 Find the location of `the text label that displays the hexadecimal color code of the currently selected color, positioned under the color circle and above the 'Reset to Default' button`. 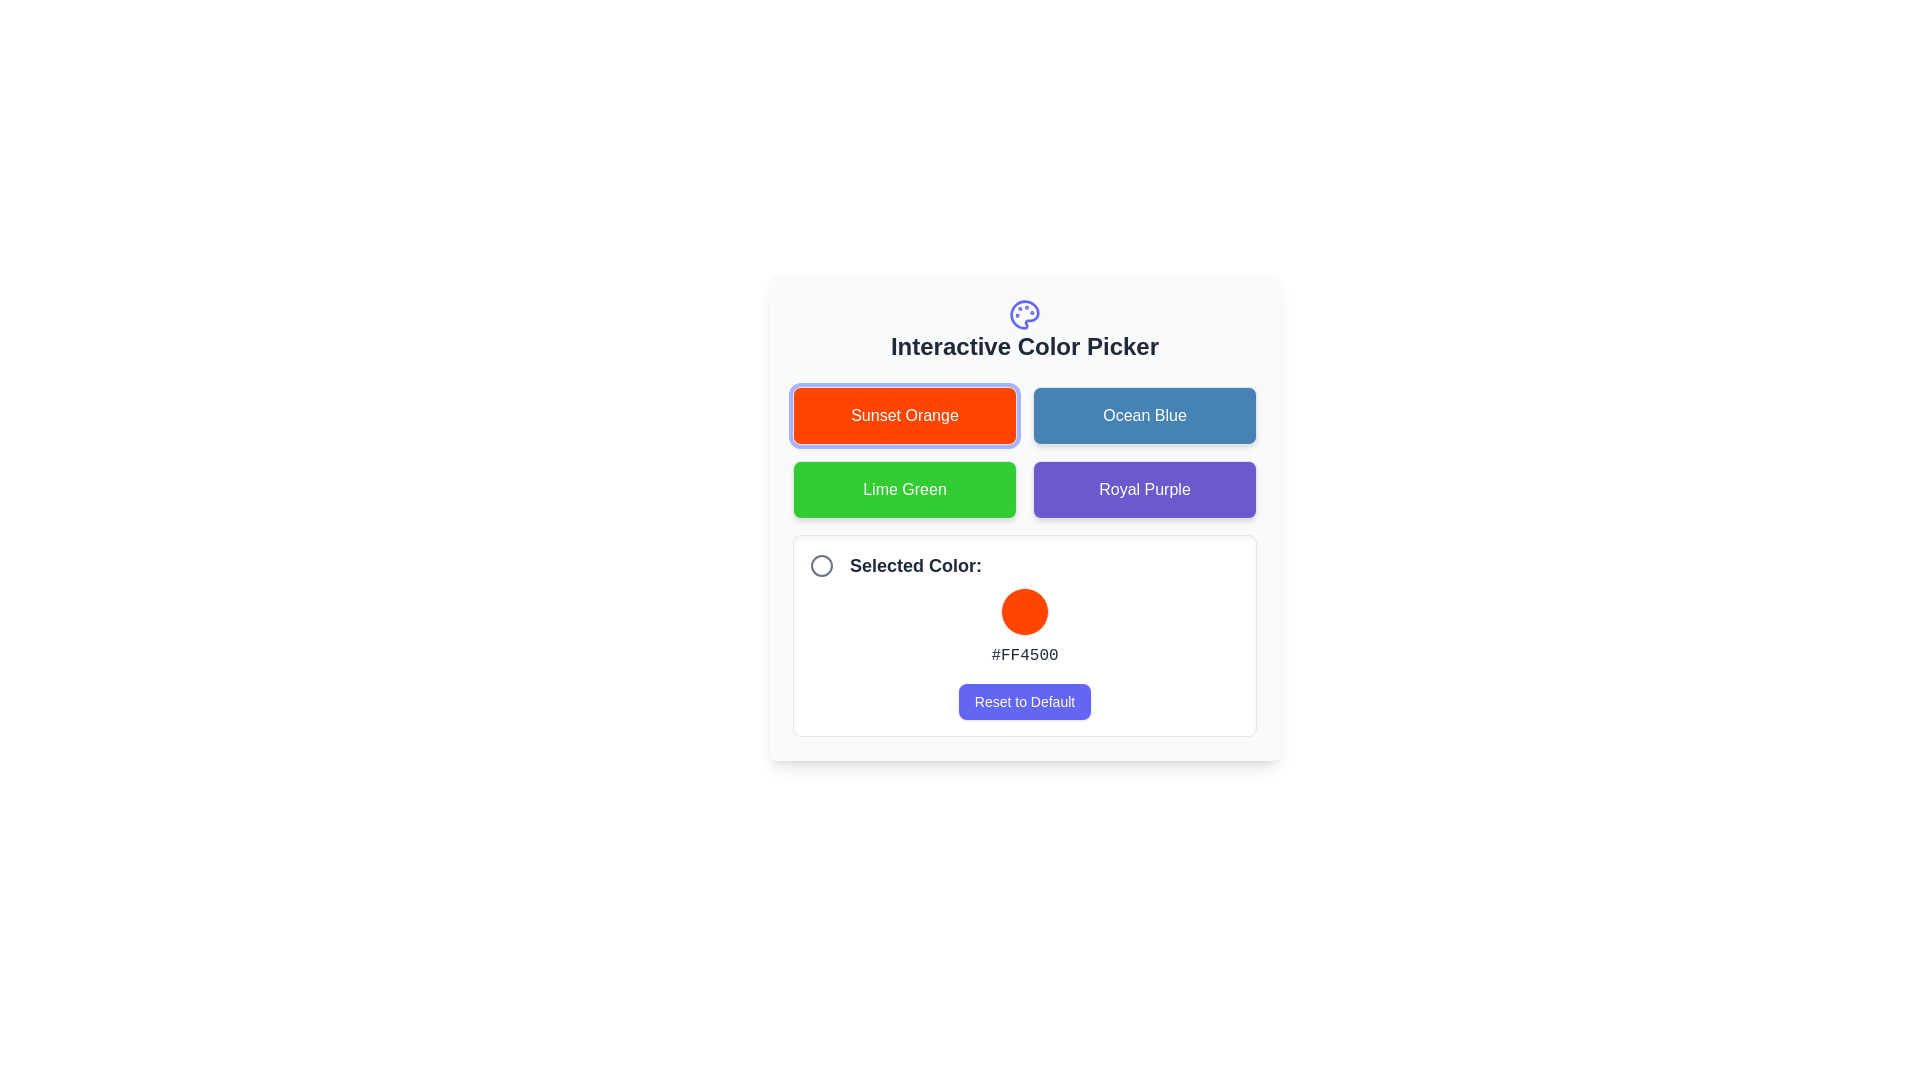

the text label that displays the hexadecimal color code of the currently selected color, positioned under the color circle and above the 'Reset to Default' button is located at coordinates (1025, 655).